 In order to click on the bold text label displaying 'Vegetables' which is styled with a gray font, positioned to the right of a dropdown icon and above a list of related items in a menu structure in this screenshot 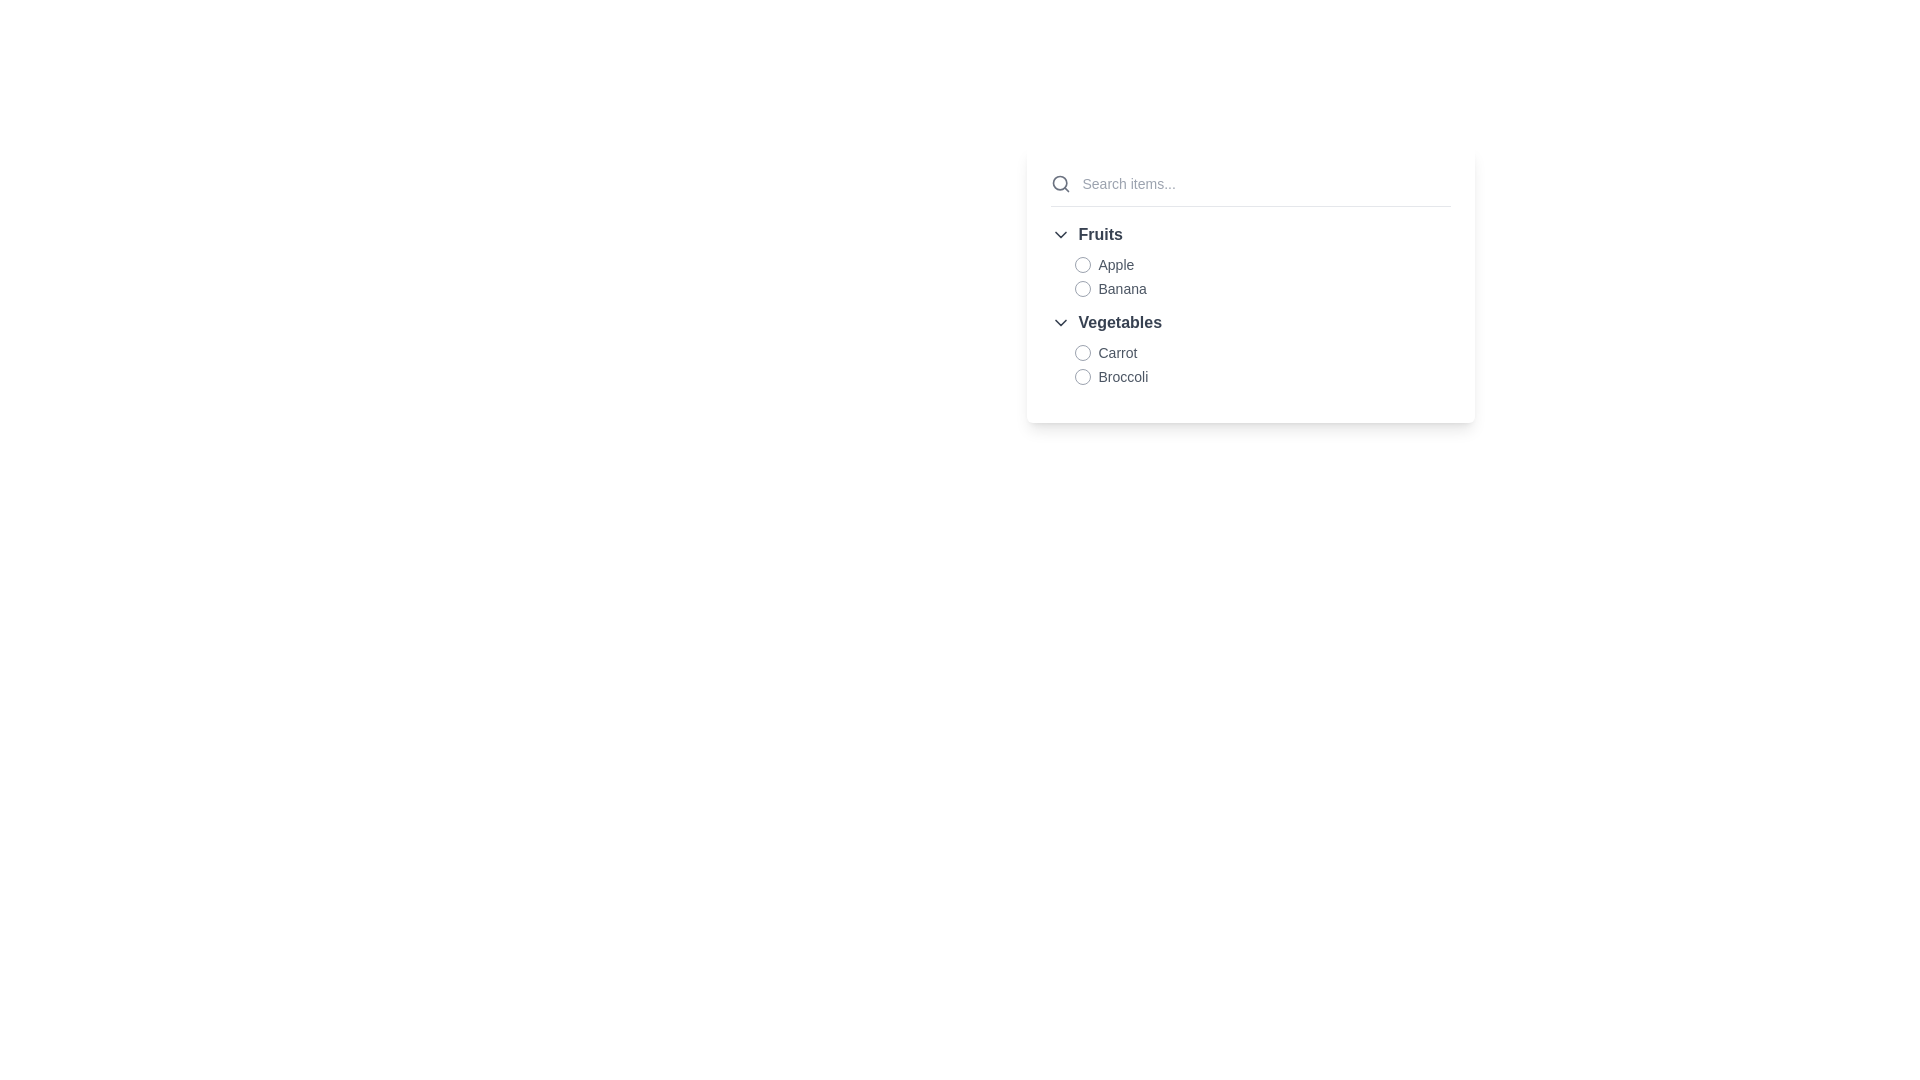, I will do `click(1120, 322)`.